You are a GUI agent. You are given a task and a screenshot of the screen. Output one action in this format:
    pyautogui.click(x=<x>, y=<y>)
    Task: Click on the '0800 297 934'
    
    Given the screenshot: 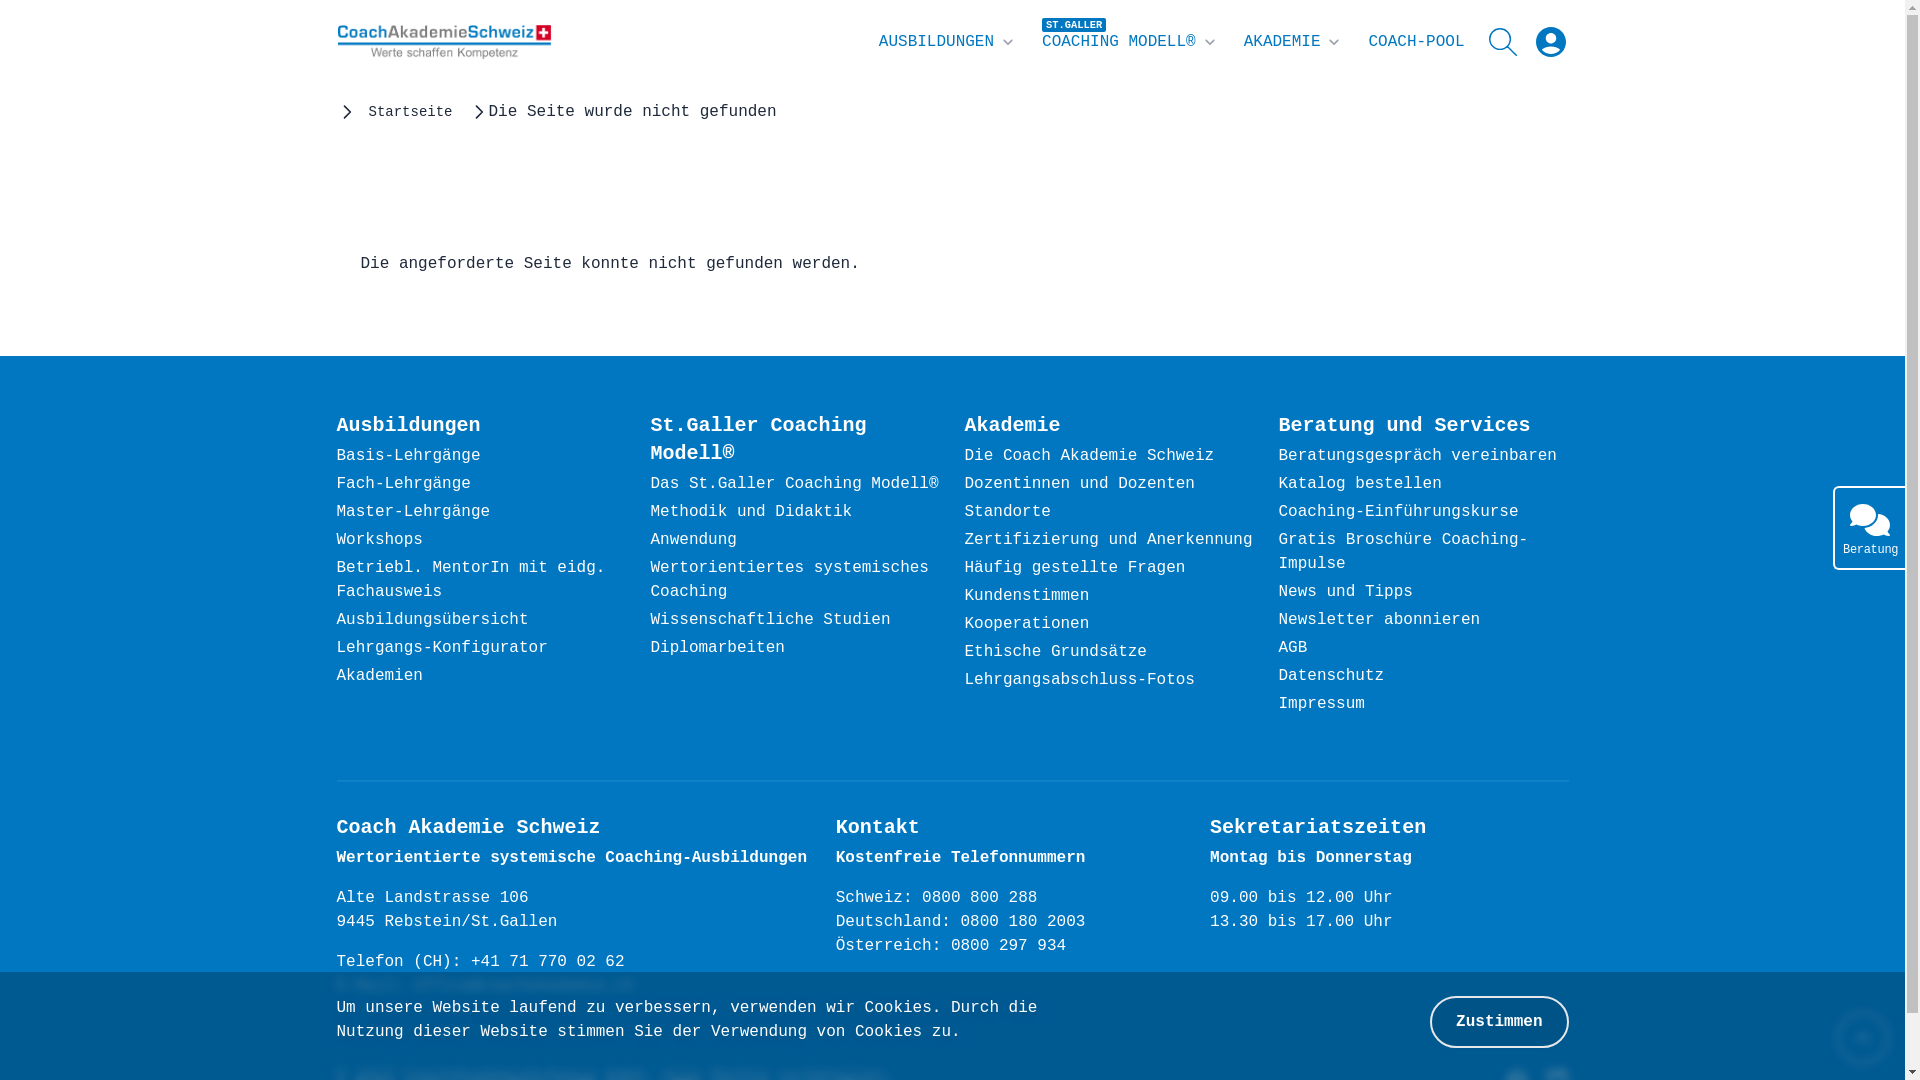 What is the action you would take?
    pyautogui.click(x=949, y=946)
    